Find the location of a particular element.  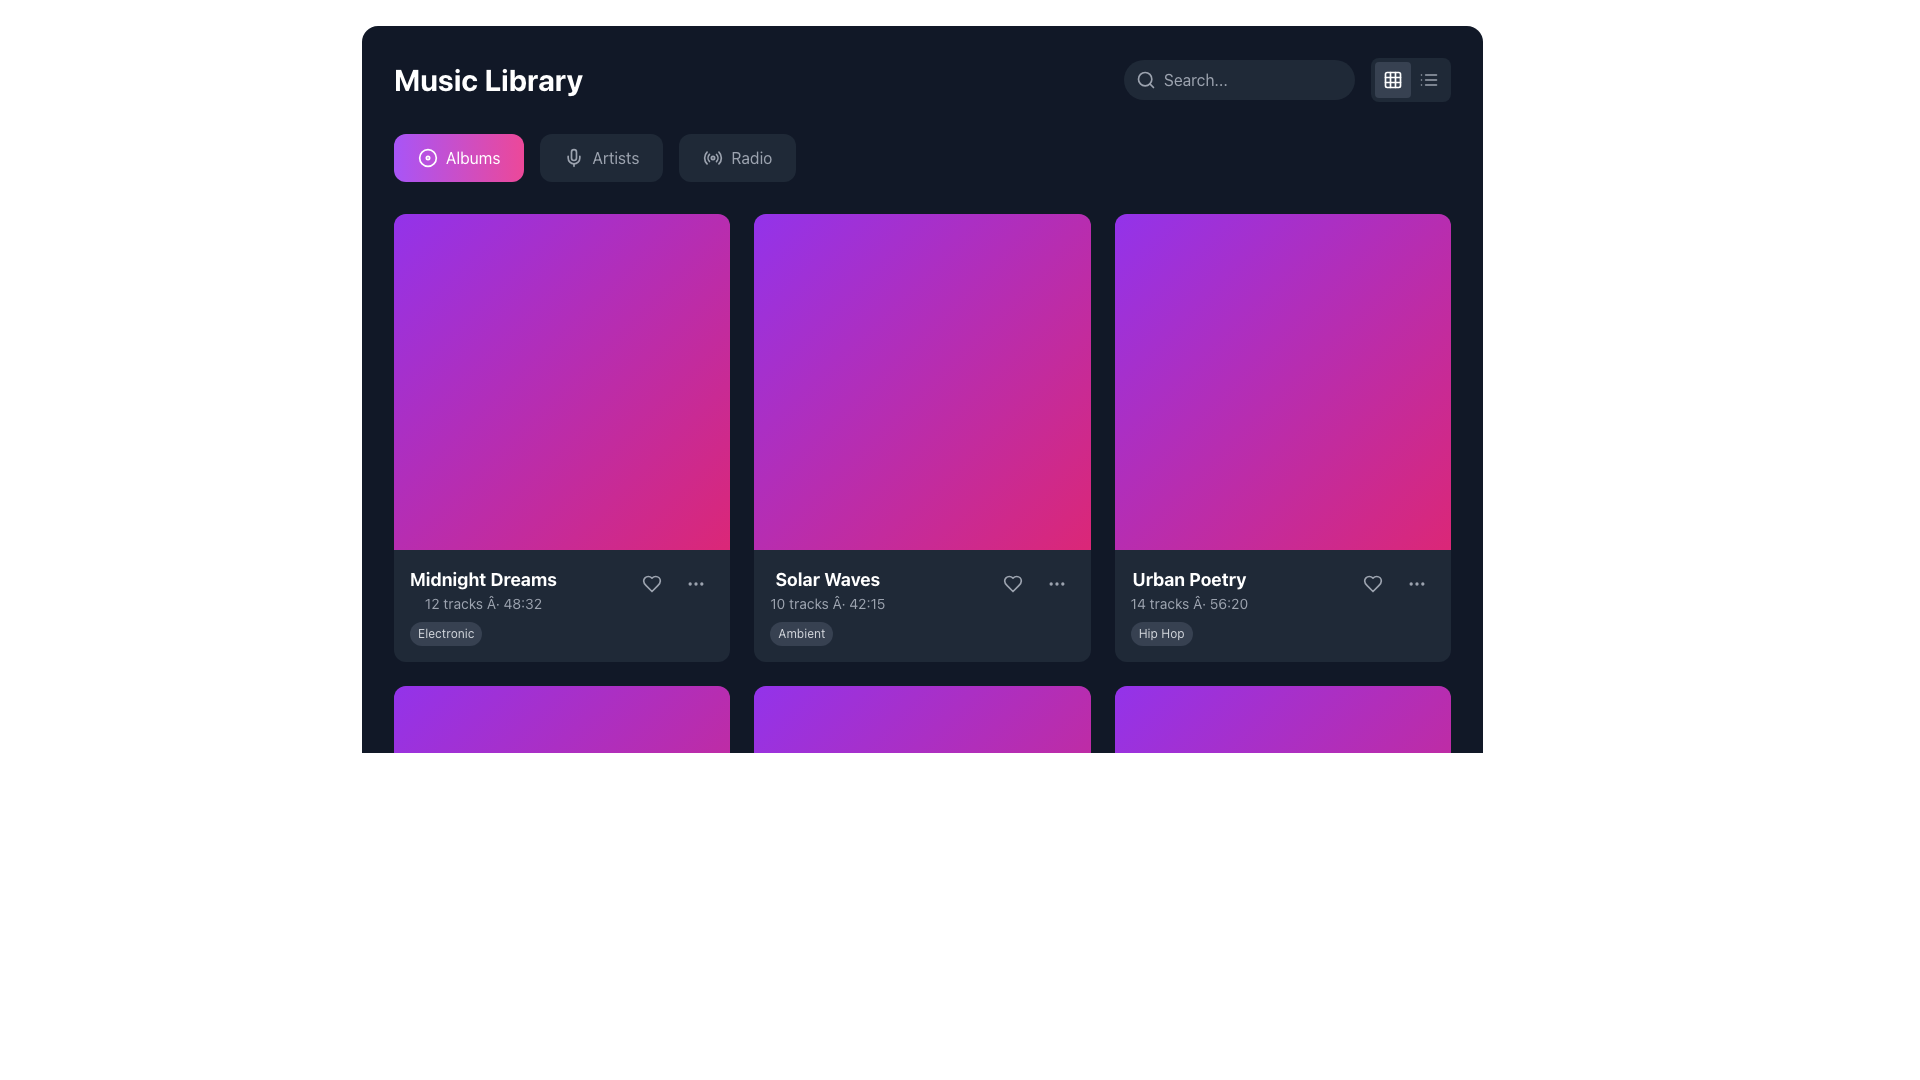

the central dot of the Ellipsis icon (three-dot menu button) located on the right-hand side of the 'Solar Waves' card in the 'Music Library' is located at coordinates (1055, 584).